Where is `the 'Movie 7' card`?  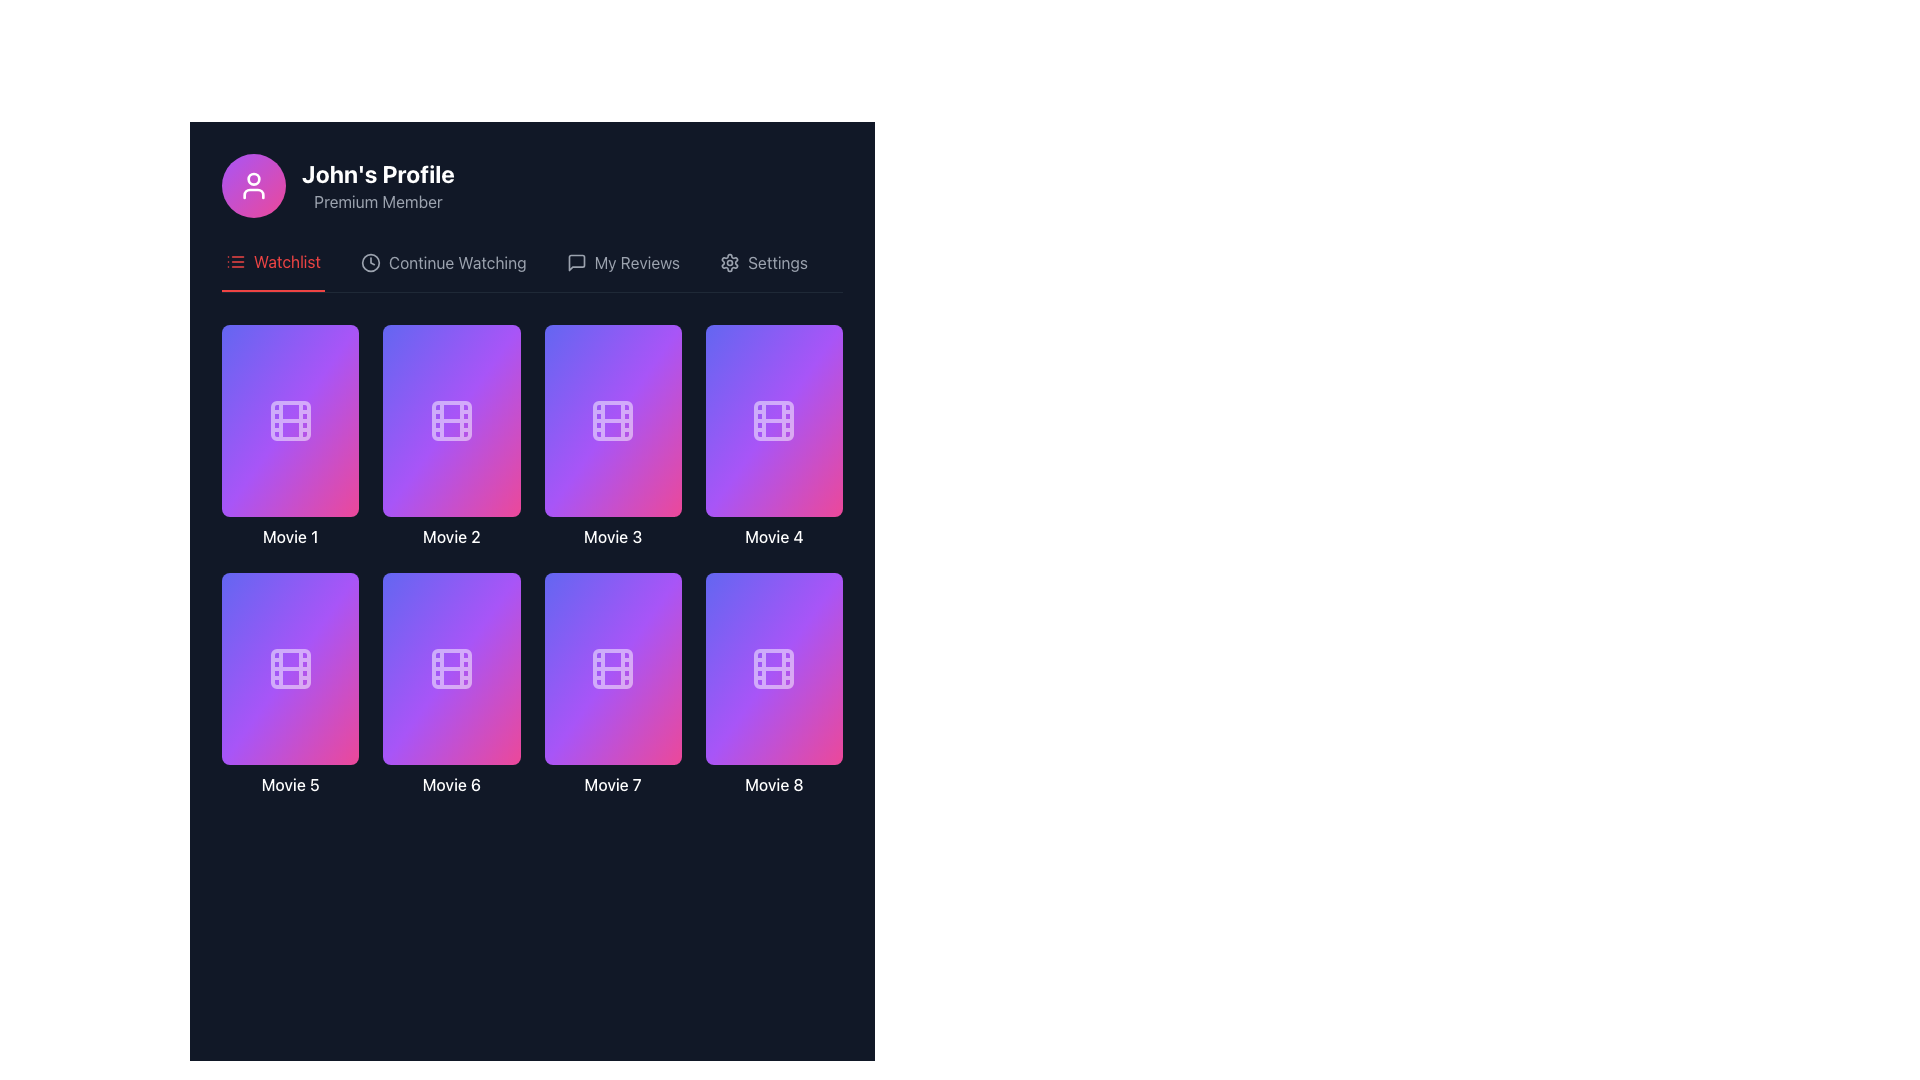
the 'Movie 7' card is located at coordinates (612, 668).